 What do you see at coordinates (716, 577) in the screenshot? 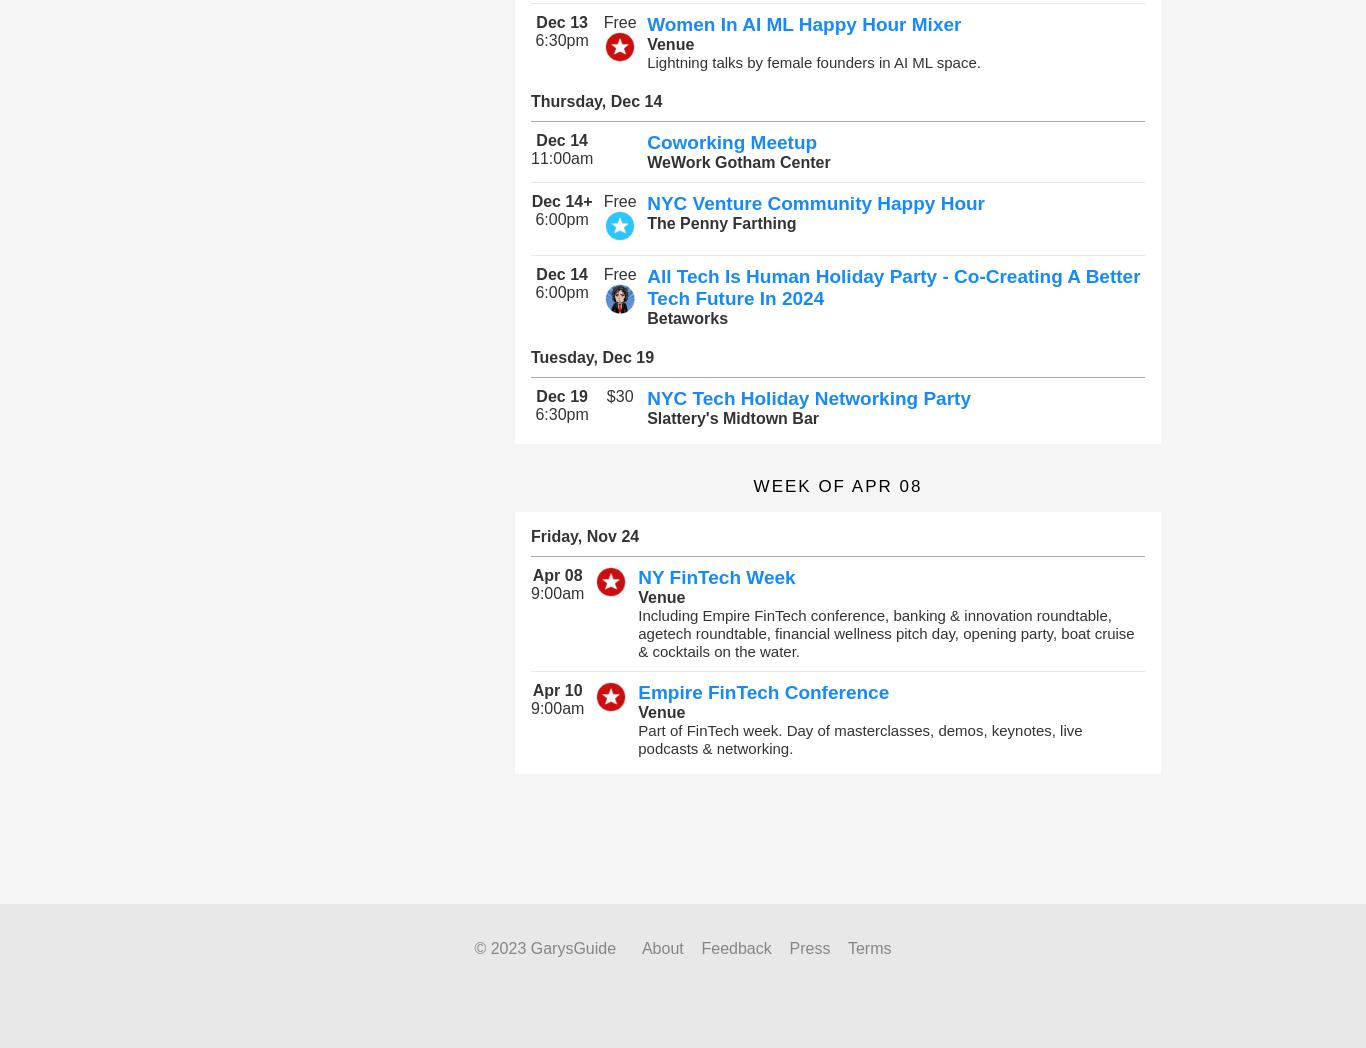
I see `'NY FinTech Week'` at bounding box center [716, 577].